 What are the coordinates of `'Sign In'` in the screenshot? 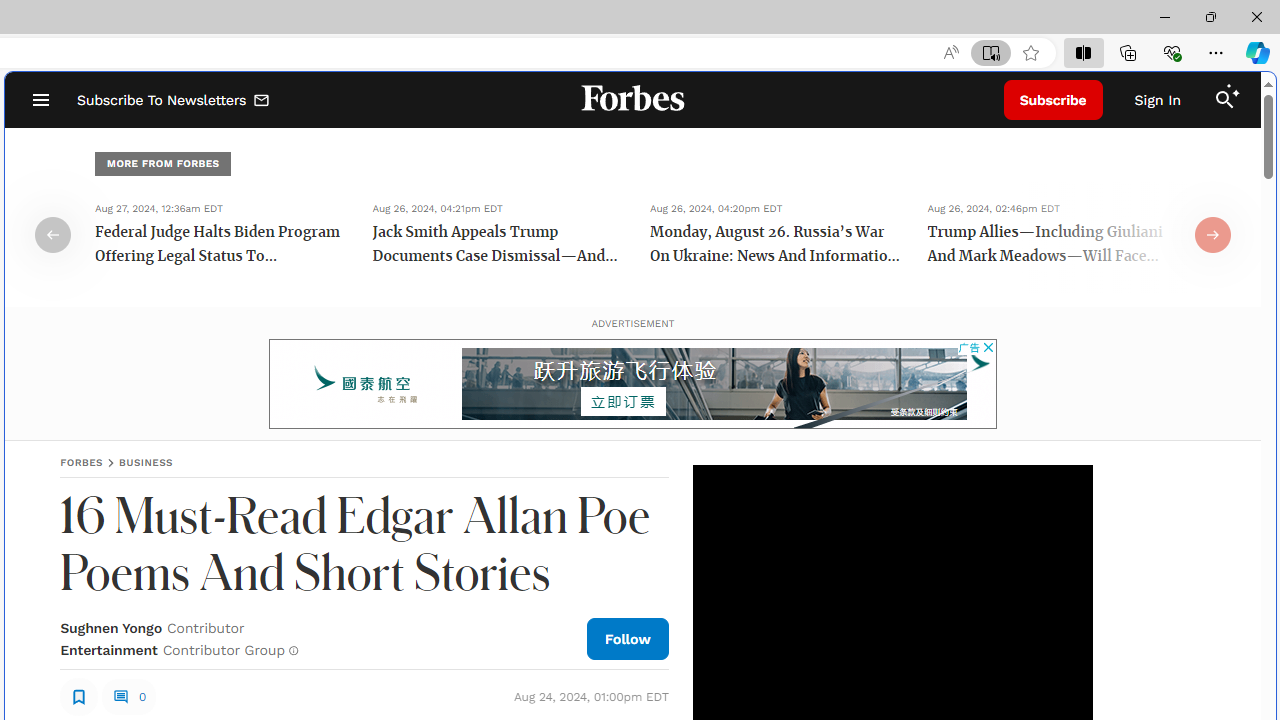 It's located at (1157, 100).